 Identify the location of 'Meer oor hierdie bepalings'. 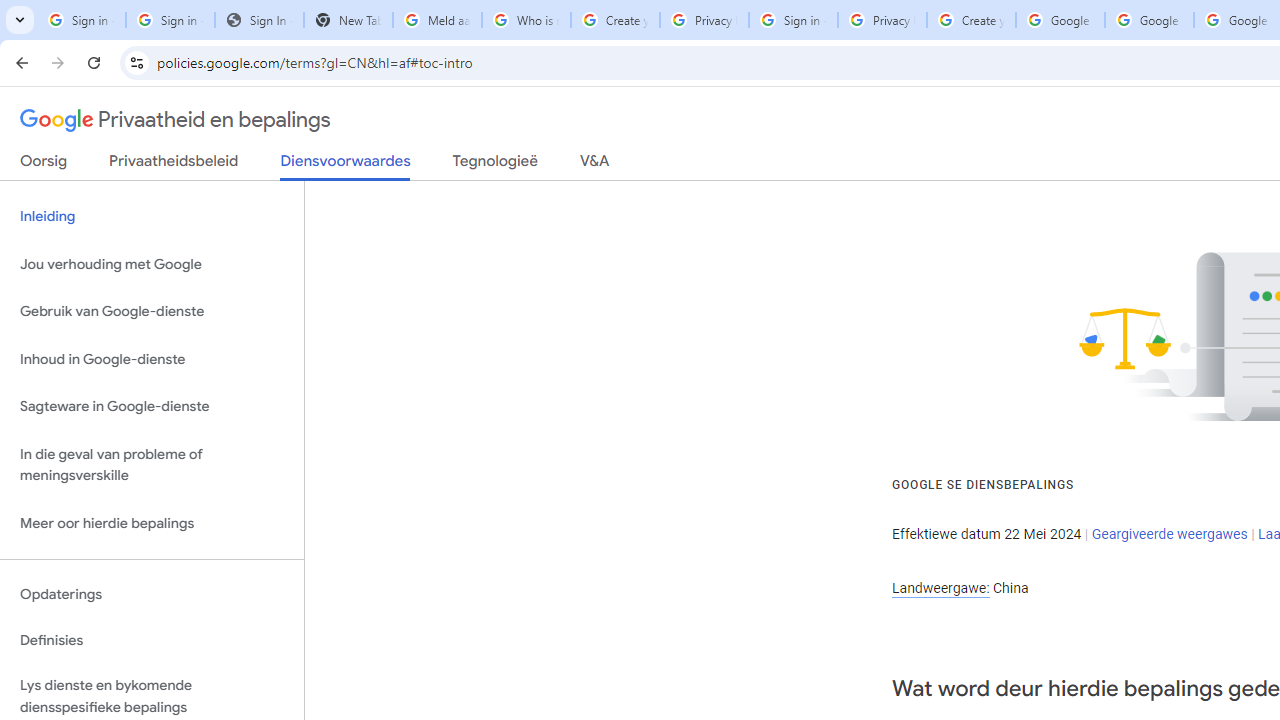
(151, 522).